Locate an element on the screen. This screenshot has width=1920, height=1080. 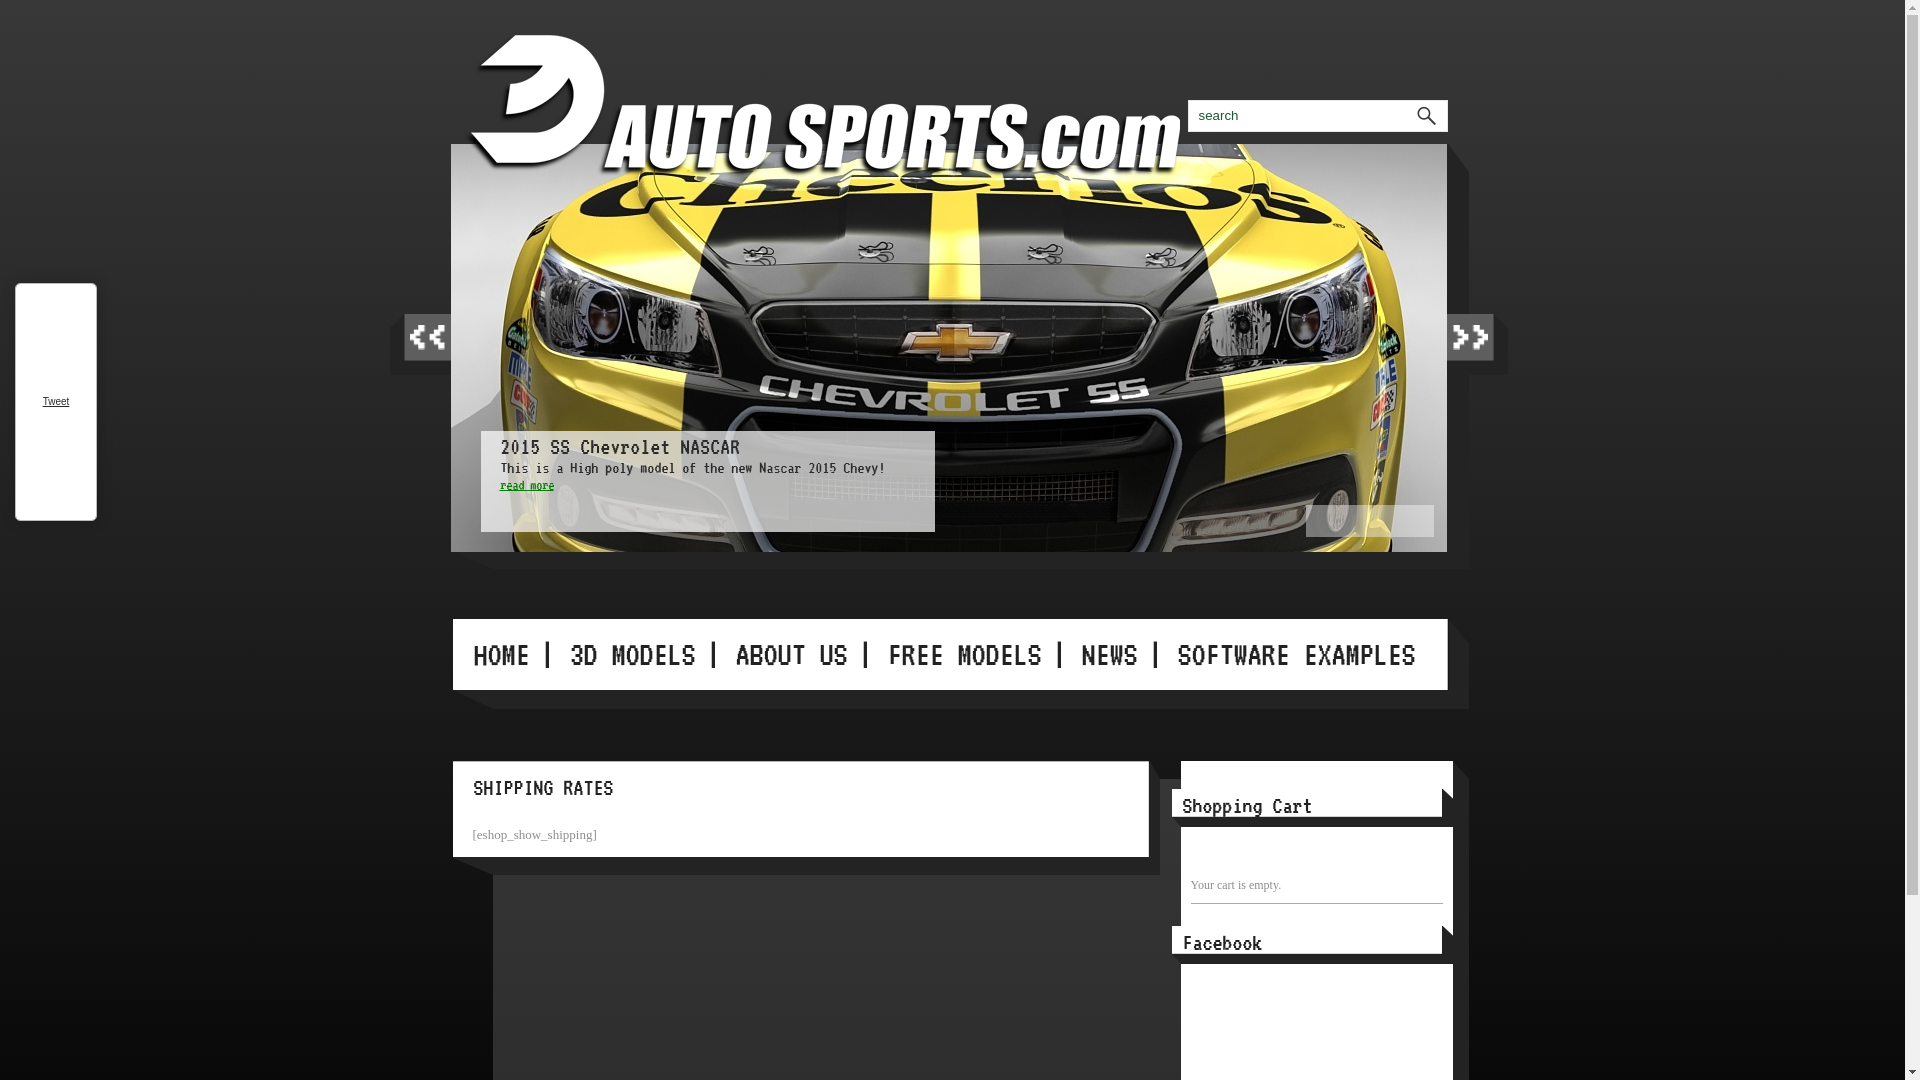
'FREE MODELS' is located at coordinates (963, 654).